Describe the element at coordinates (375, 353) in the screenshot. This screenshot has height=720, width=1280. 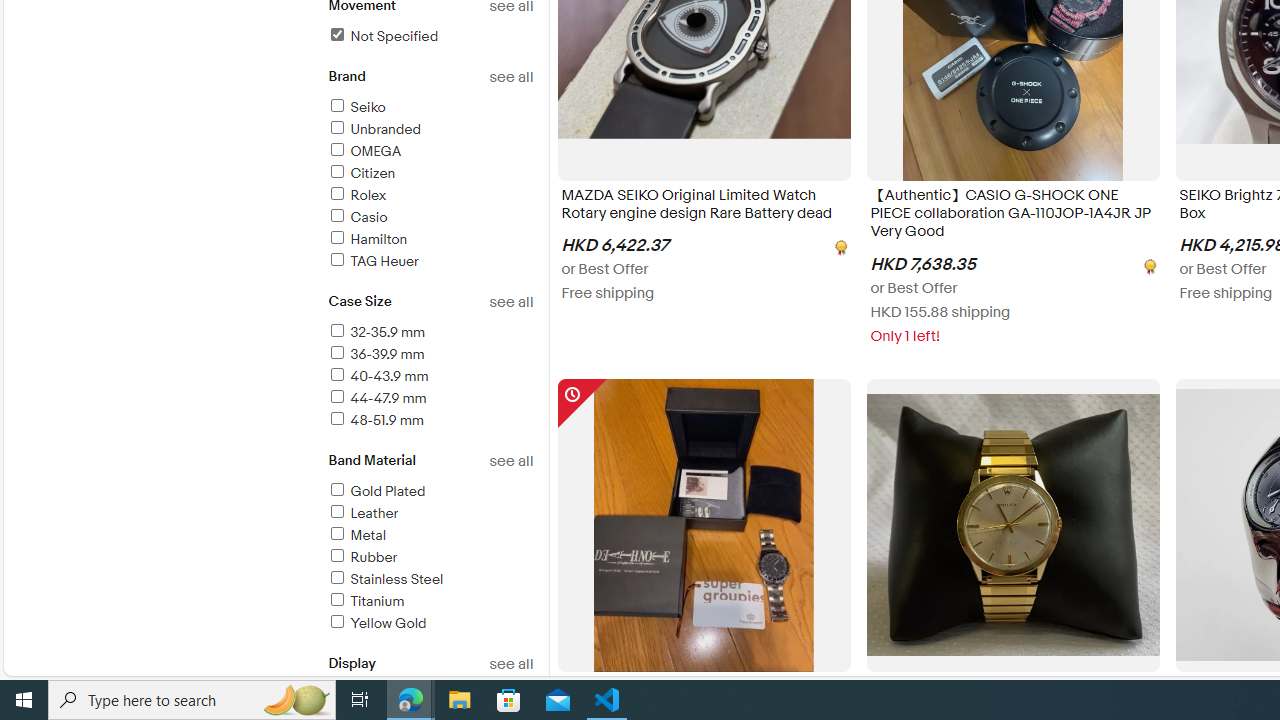
I see `'36-39.9 mm'` at that location.